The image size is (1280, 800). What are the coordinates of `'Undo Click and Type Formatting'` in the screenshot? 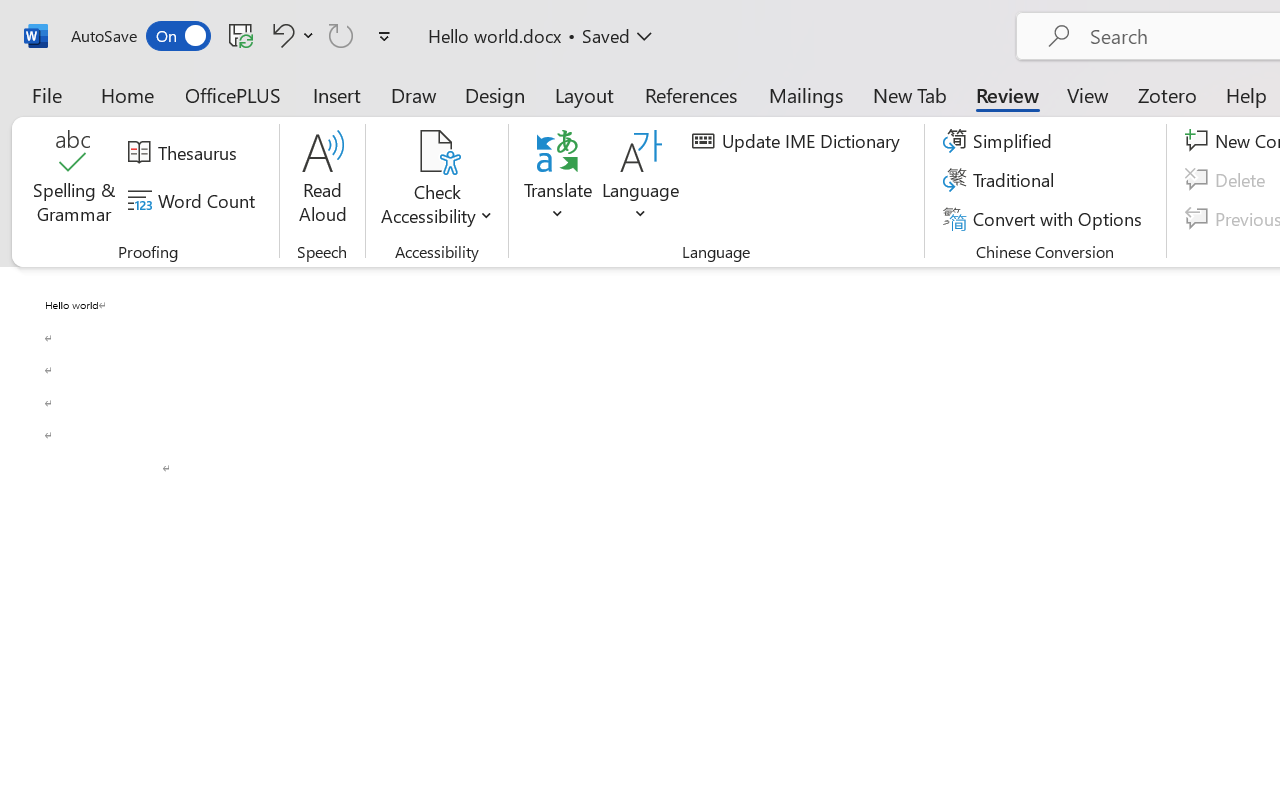 It's located at (289, 34).